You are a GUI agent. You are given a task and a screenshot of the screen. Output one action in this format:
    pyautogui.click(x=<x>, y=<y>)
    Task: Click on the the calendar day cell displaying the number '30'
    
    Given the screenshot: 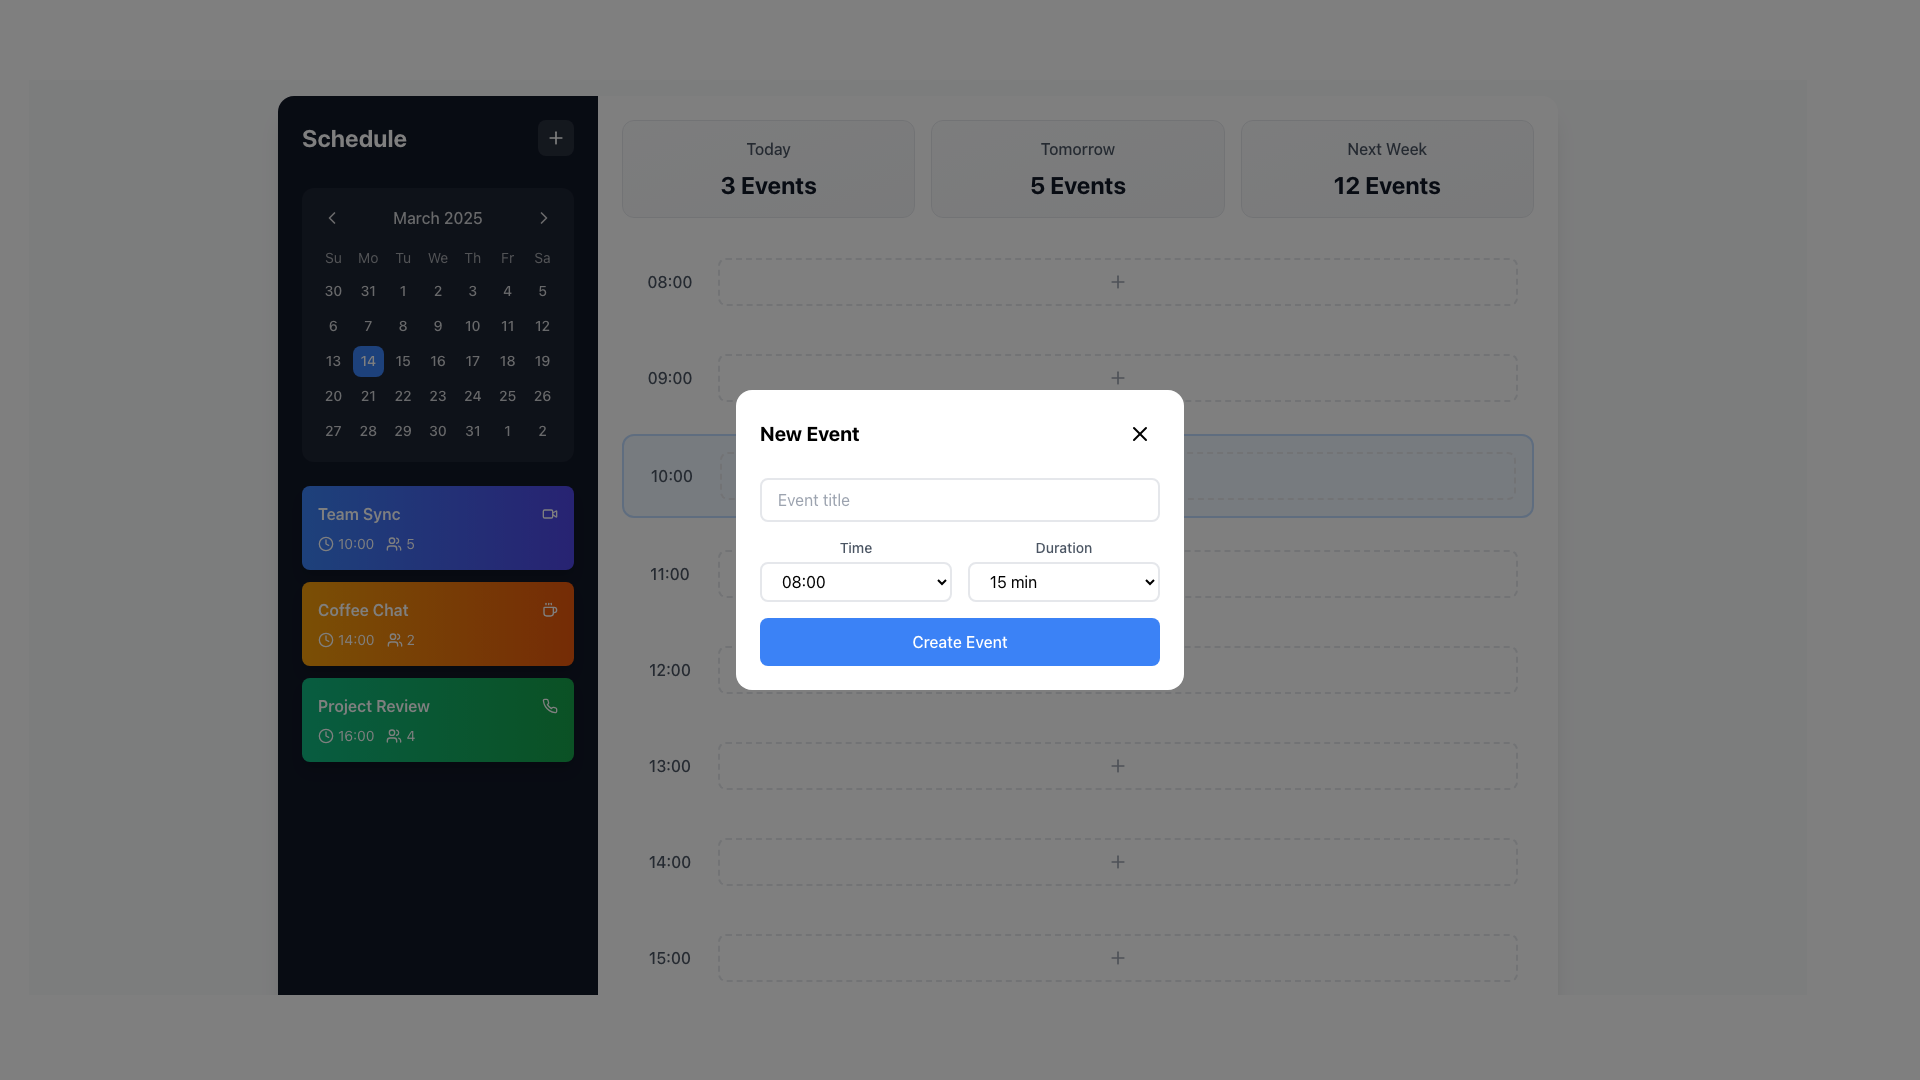 What is the action you would take?
    pyautogui.click(x=333, y=291)
    